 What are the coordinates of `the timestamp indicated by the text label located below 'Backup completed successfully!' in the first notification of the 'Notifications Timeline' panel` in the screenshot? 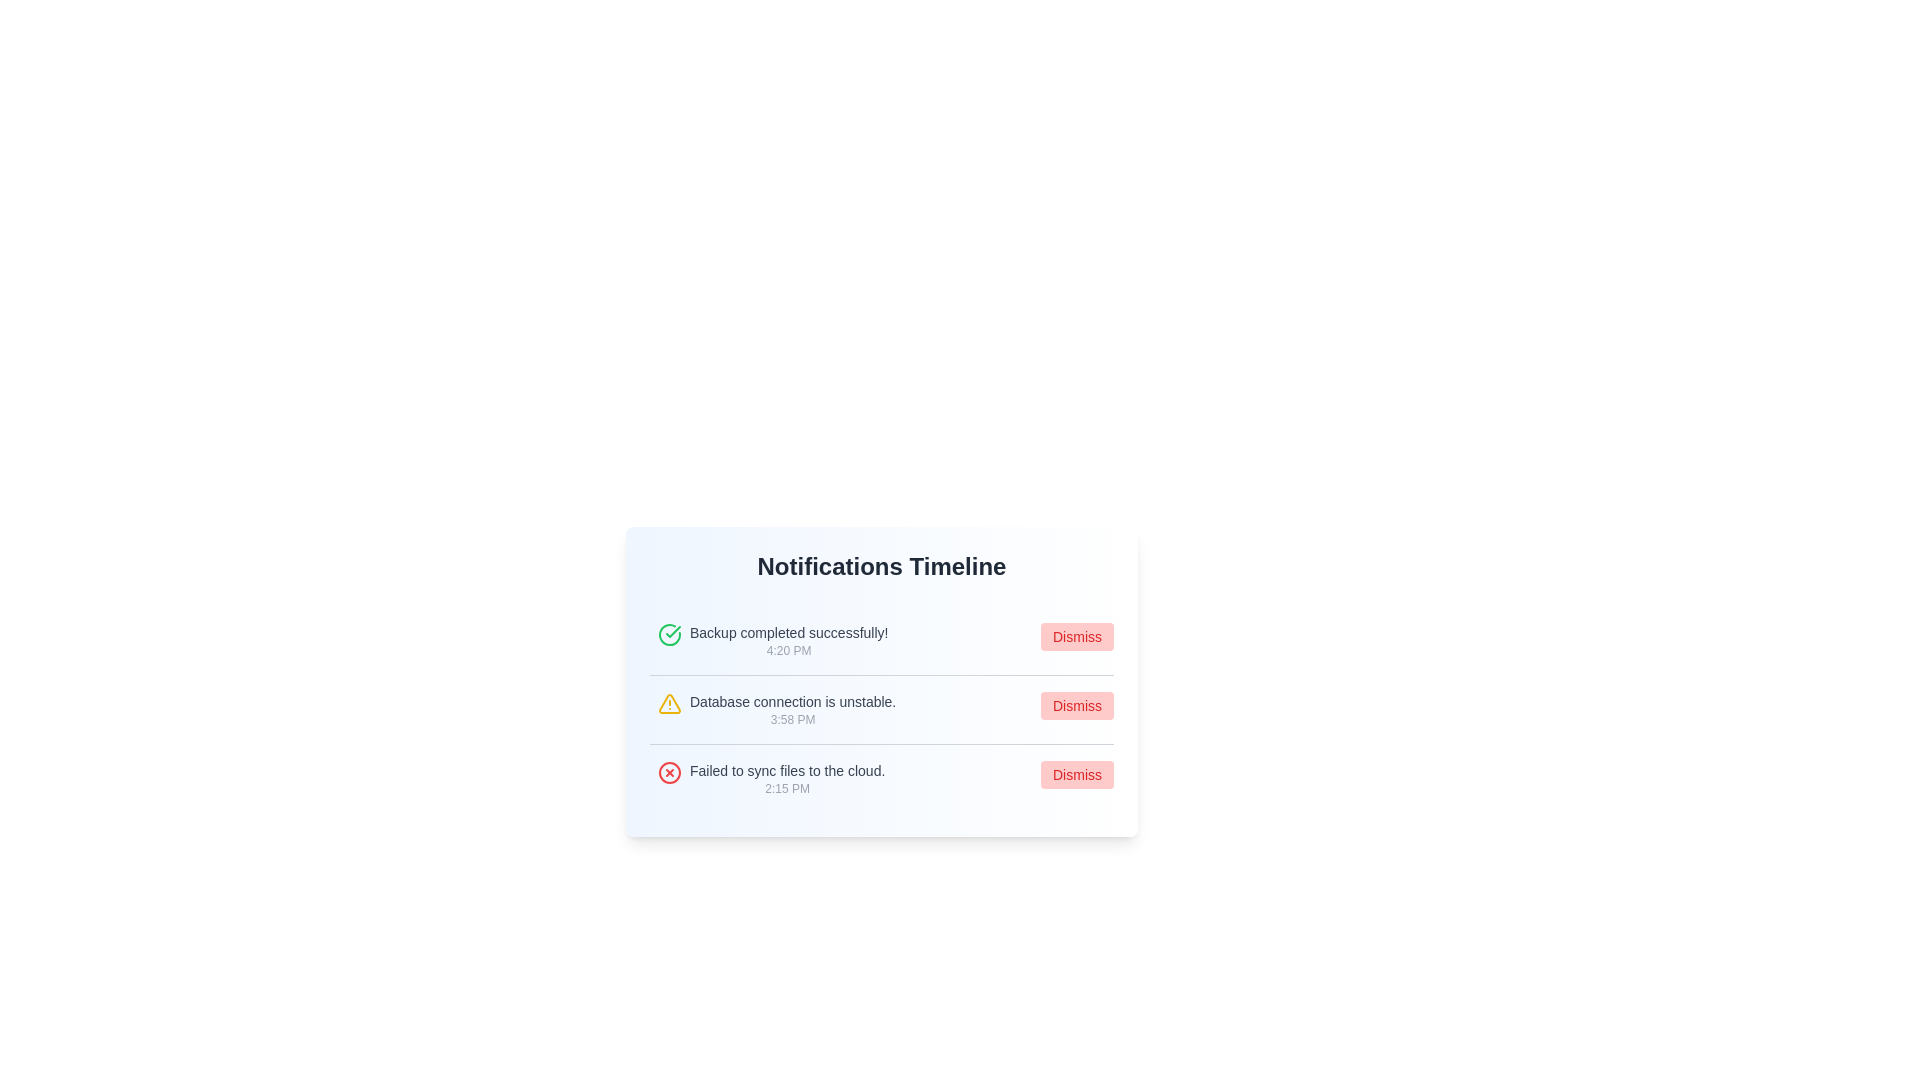 It's located at (788, 651).